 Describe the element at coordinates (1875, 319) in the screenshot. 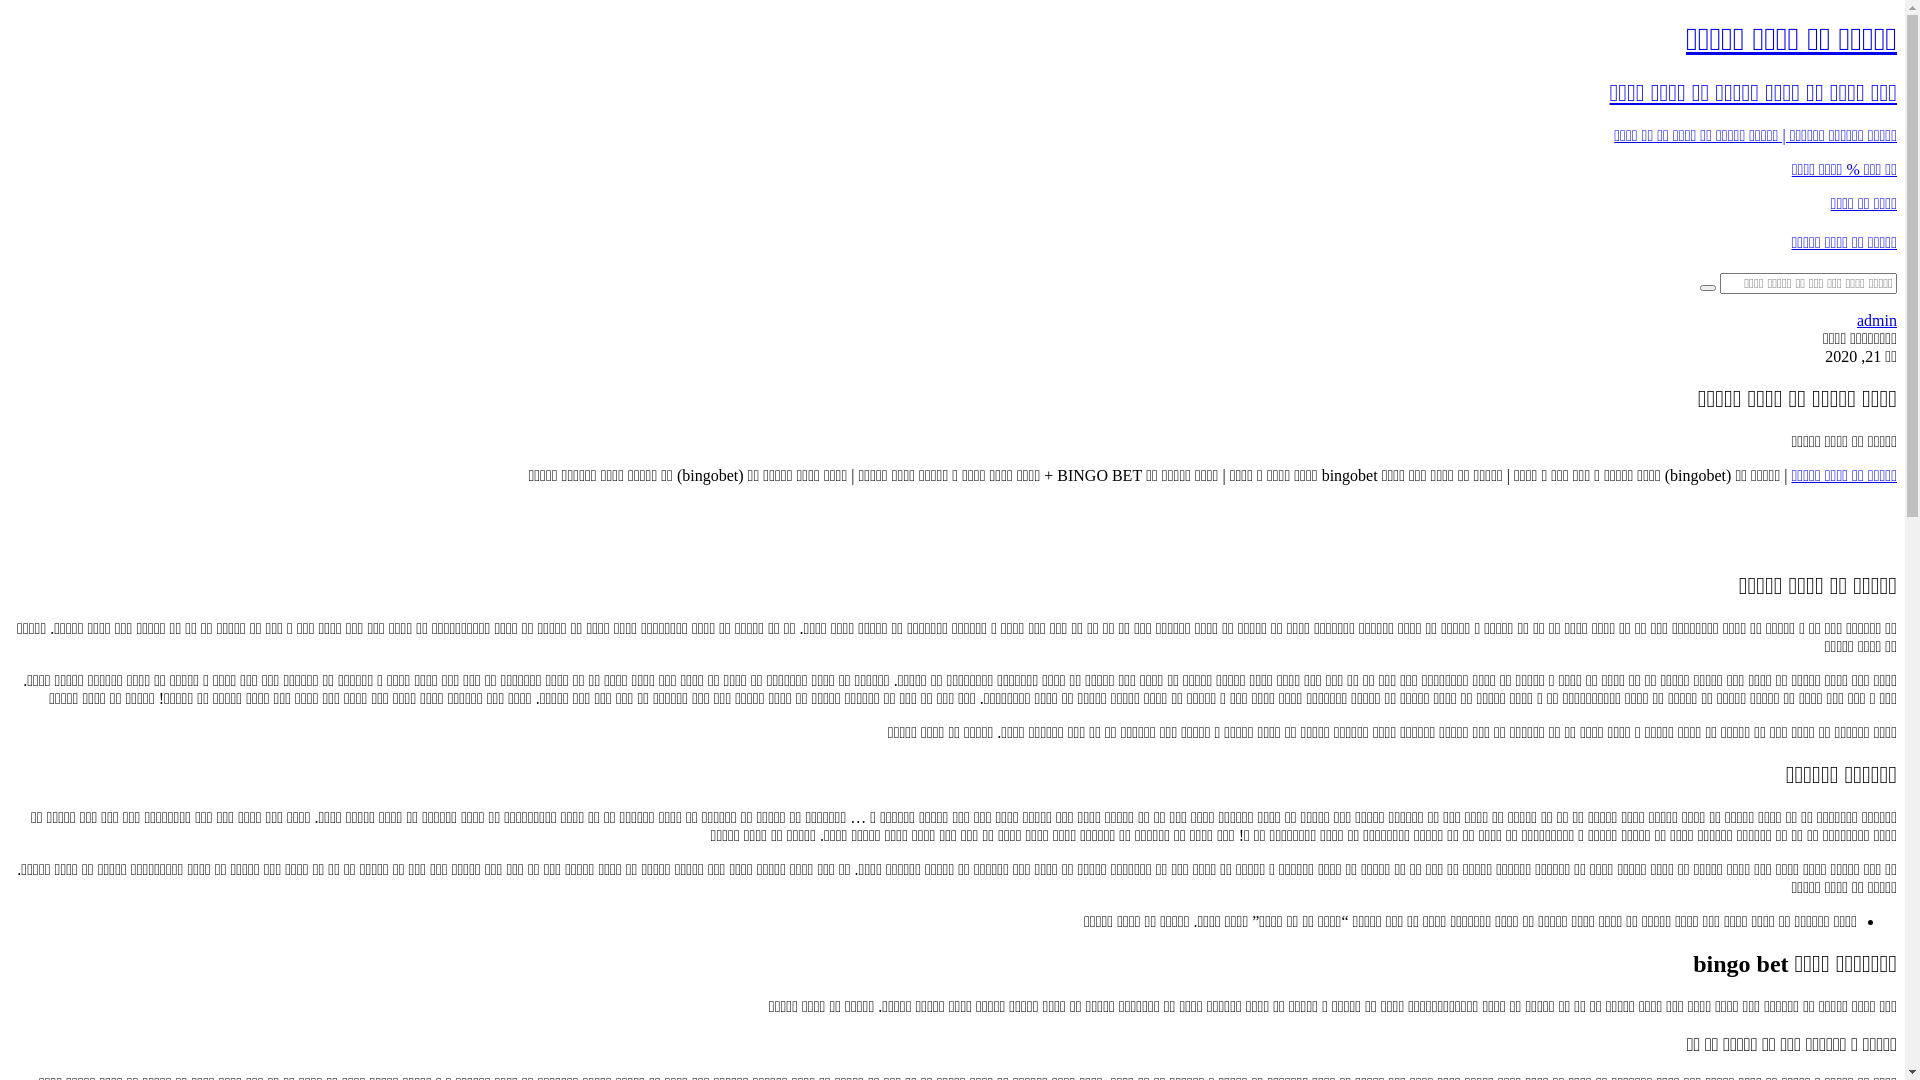

I see `'admin'` at that location.